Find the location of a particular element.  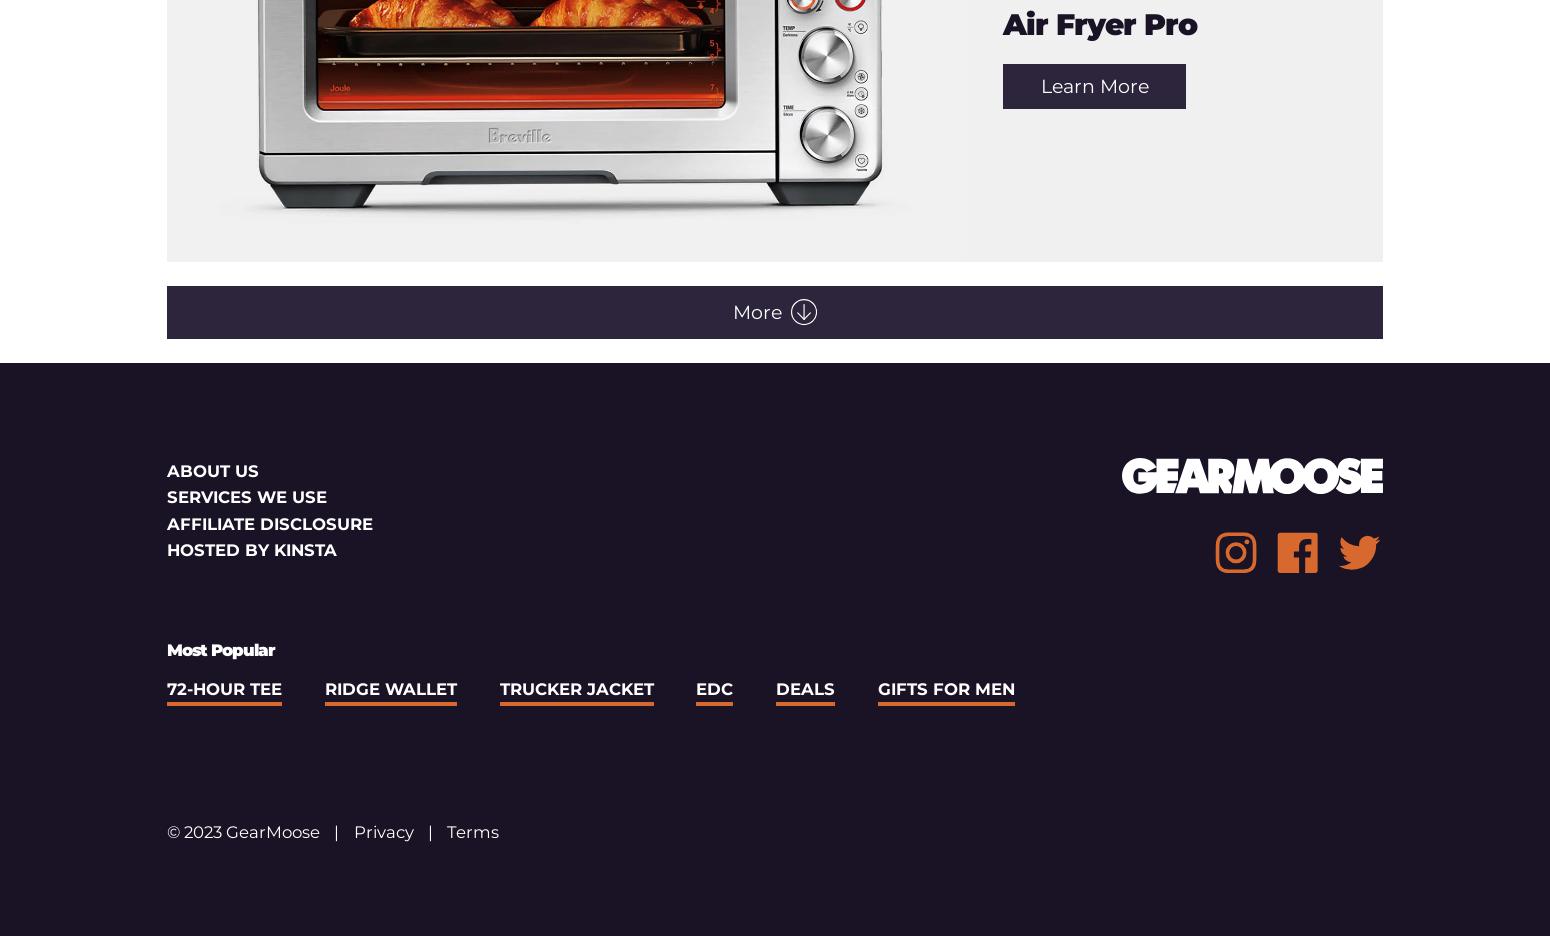

'Privacy' is located at coordinates (382, 830).